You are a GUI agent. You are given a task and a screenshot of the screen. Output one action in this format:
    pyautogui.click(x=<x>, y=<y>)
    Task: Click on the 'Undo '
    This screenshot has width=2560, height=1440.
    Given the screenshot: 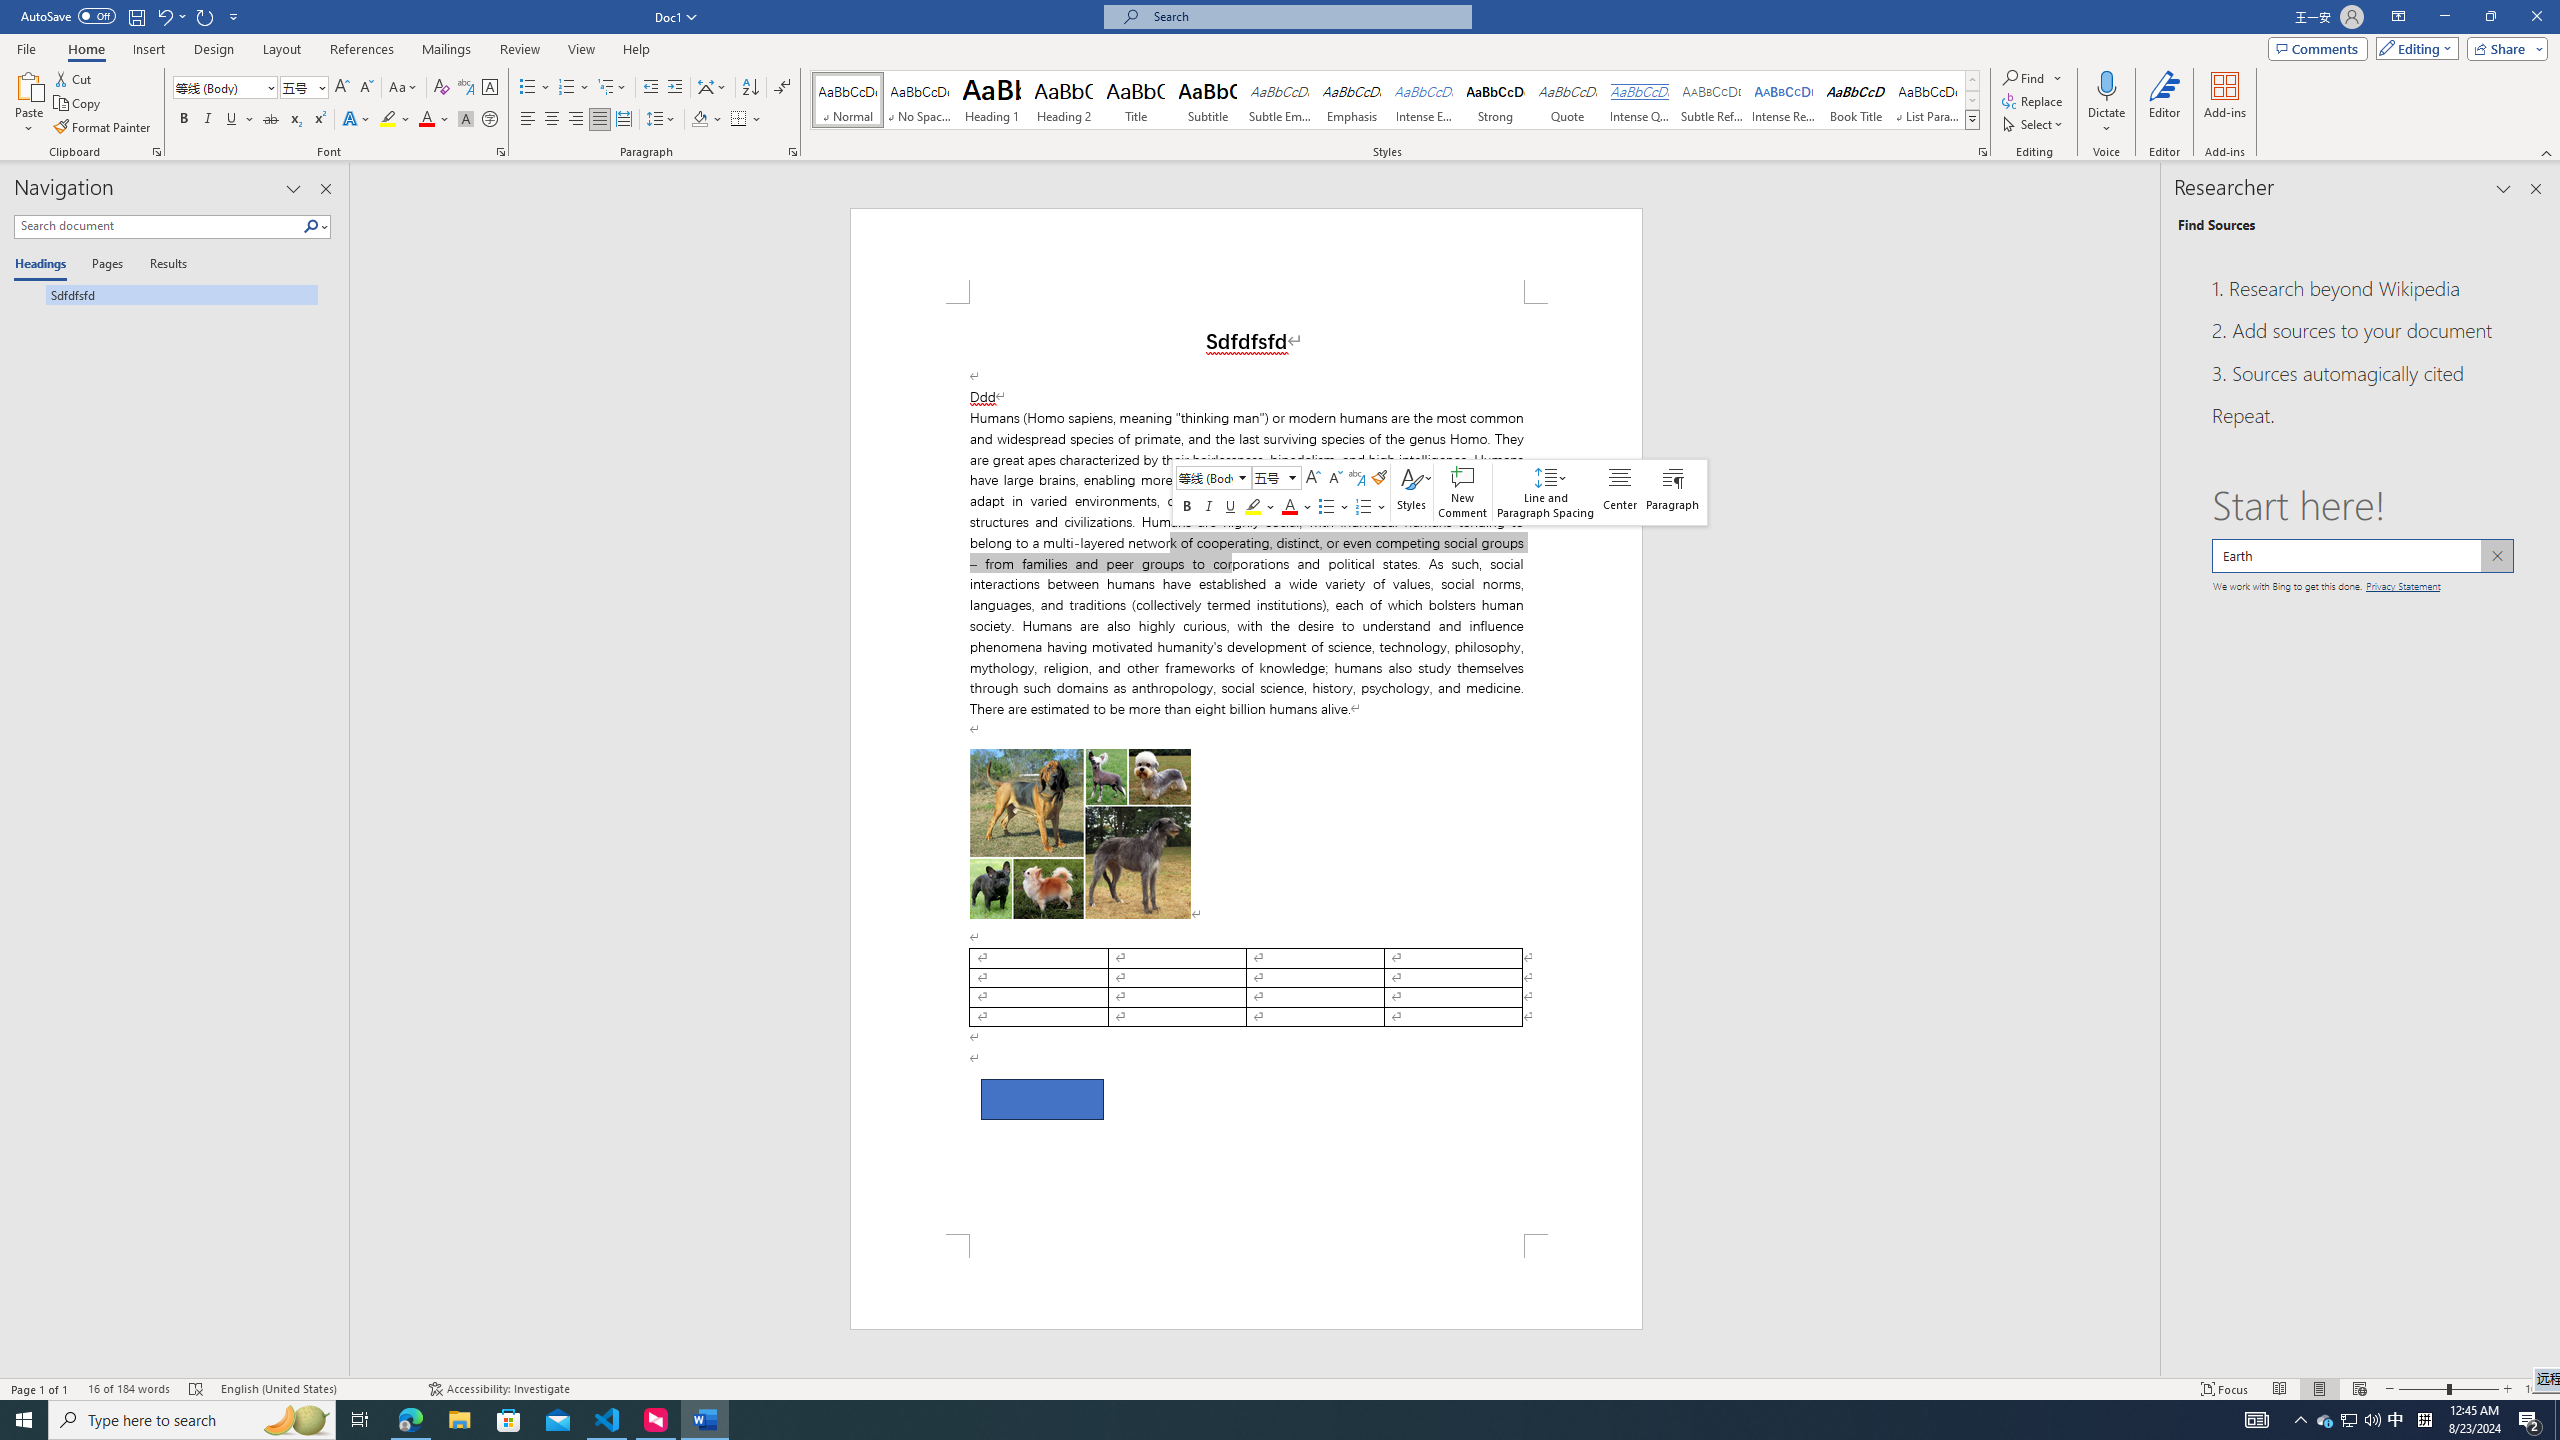 What is the action you would take?
    pyautogui.click(x=163, y=15)
    